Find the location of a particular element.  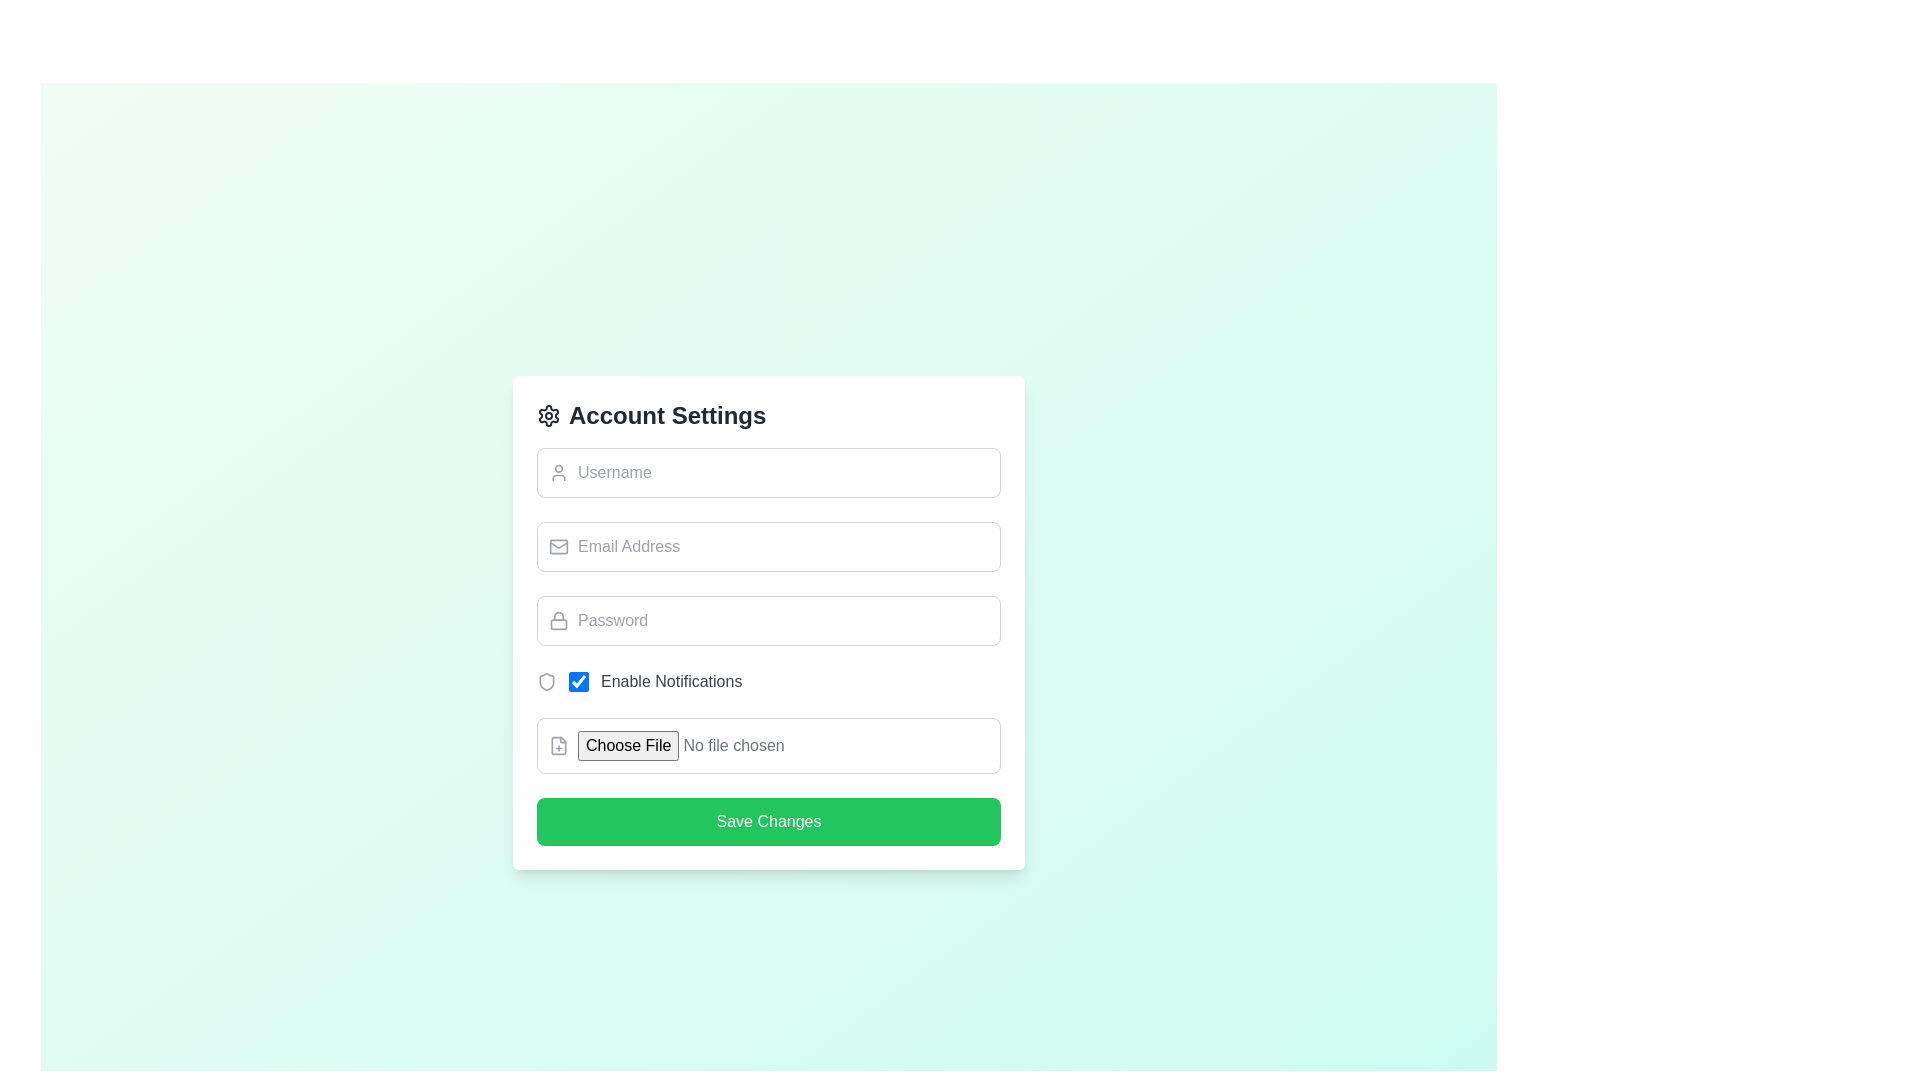

the Decorative Icon located inside the Email Address input field, positioned to the left of the field is located at coordinates (558, 547).